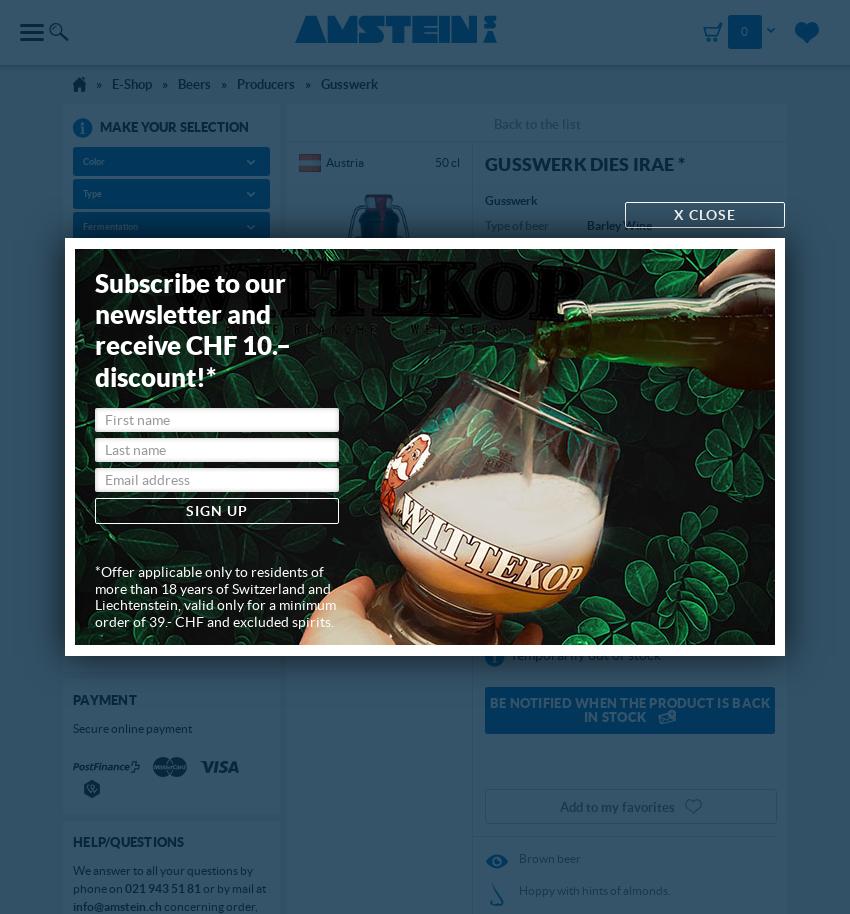  Describe the element at coordinates (616, 805) in the screenshot. I see `'Add to my favorites'` at that location.